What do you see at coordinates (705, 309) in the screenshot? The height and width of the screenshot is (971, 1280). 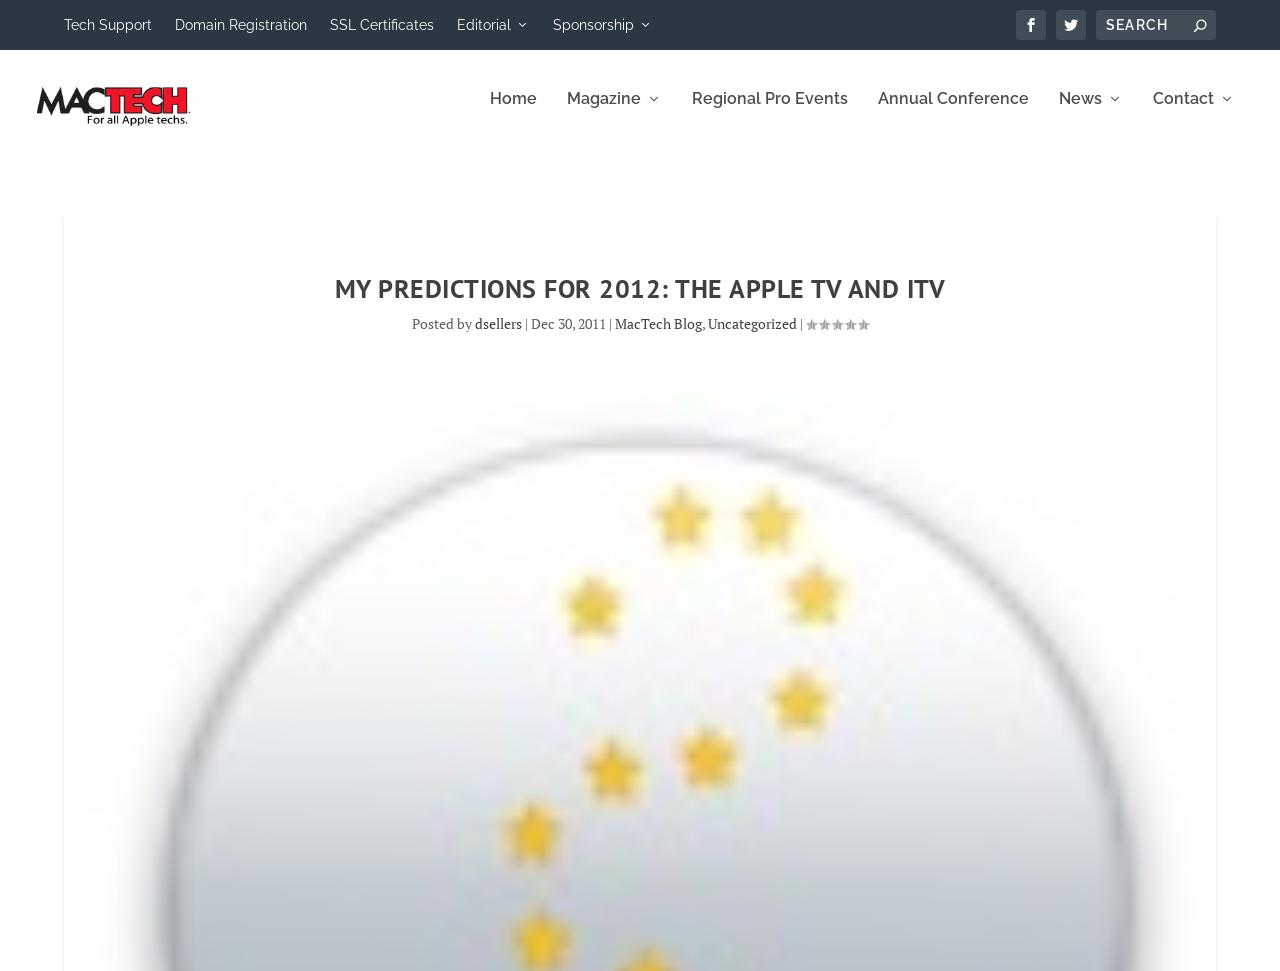 I see `','` at bounding box center [705, 309].